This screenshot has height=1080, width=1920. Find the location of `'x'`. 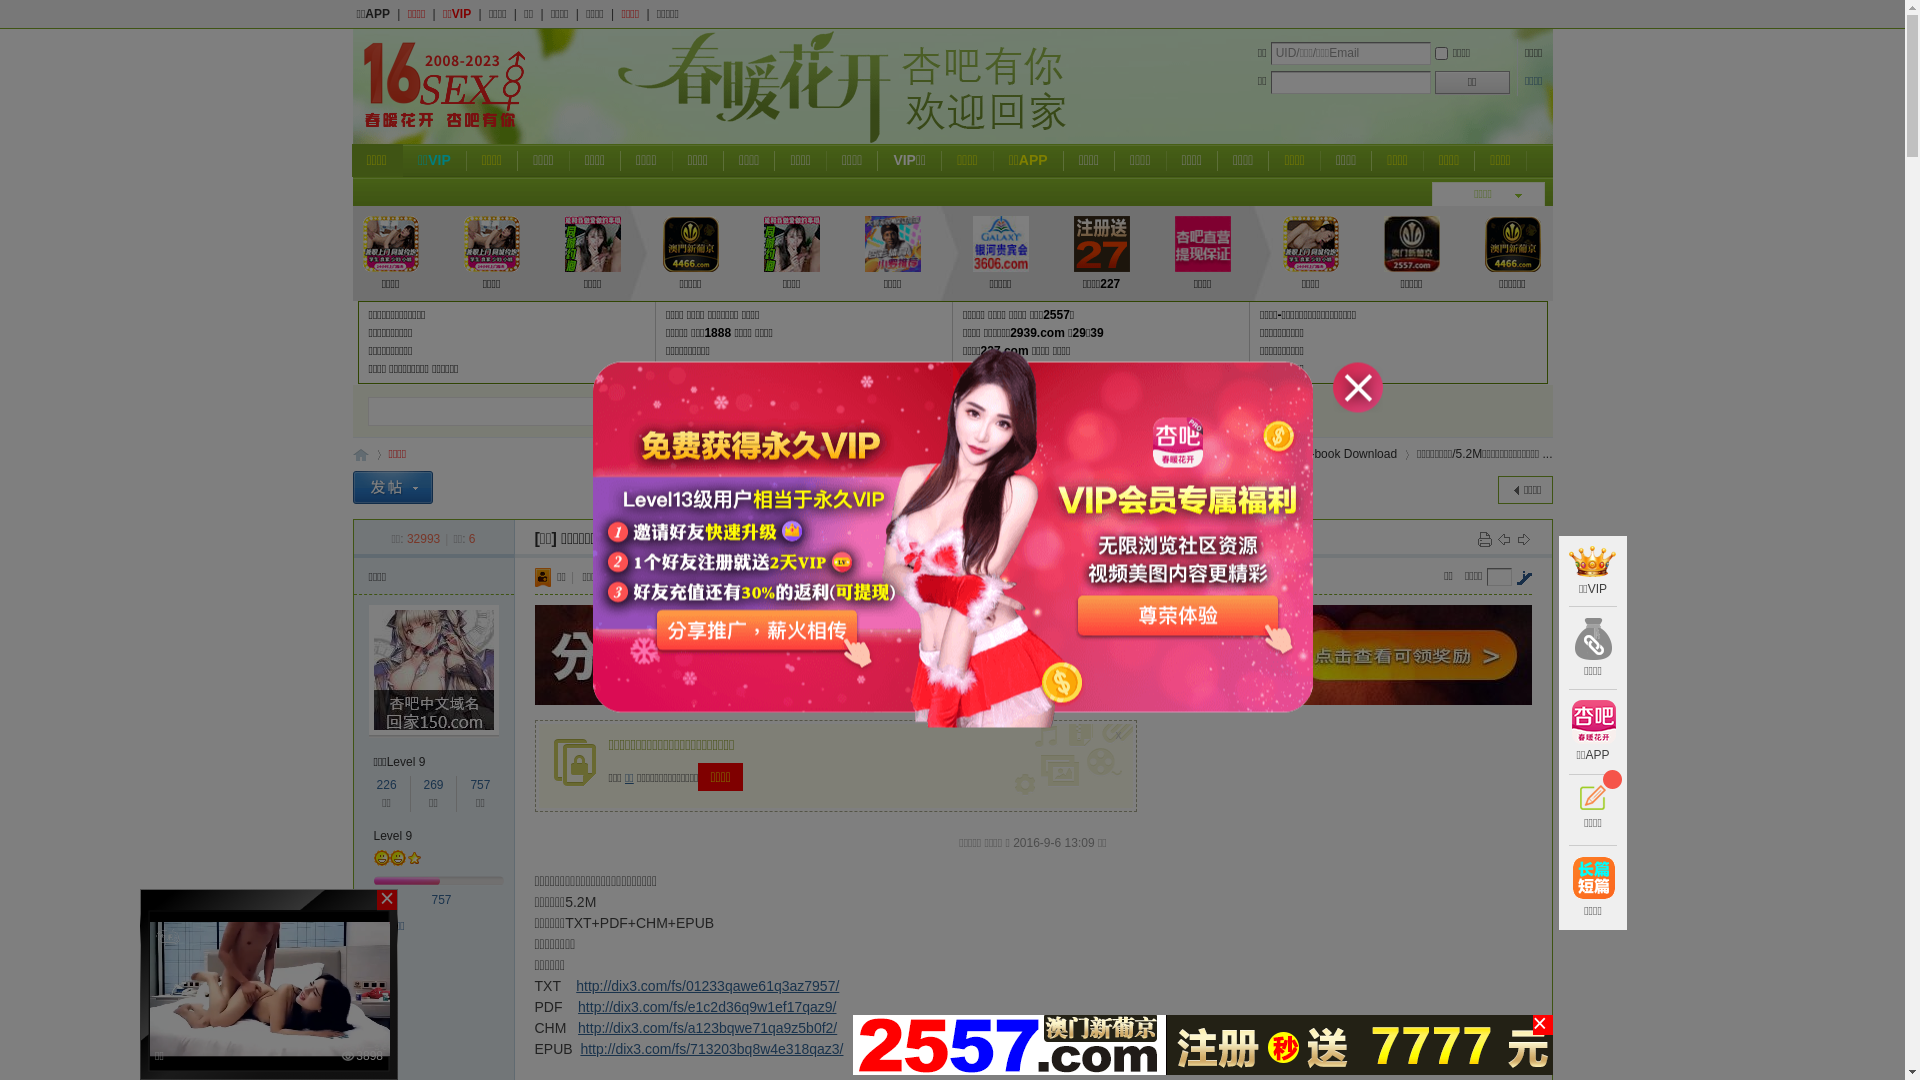

'x' is located at coordinates (1121, 731).